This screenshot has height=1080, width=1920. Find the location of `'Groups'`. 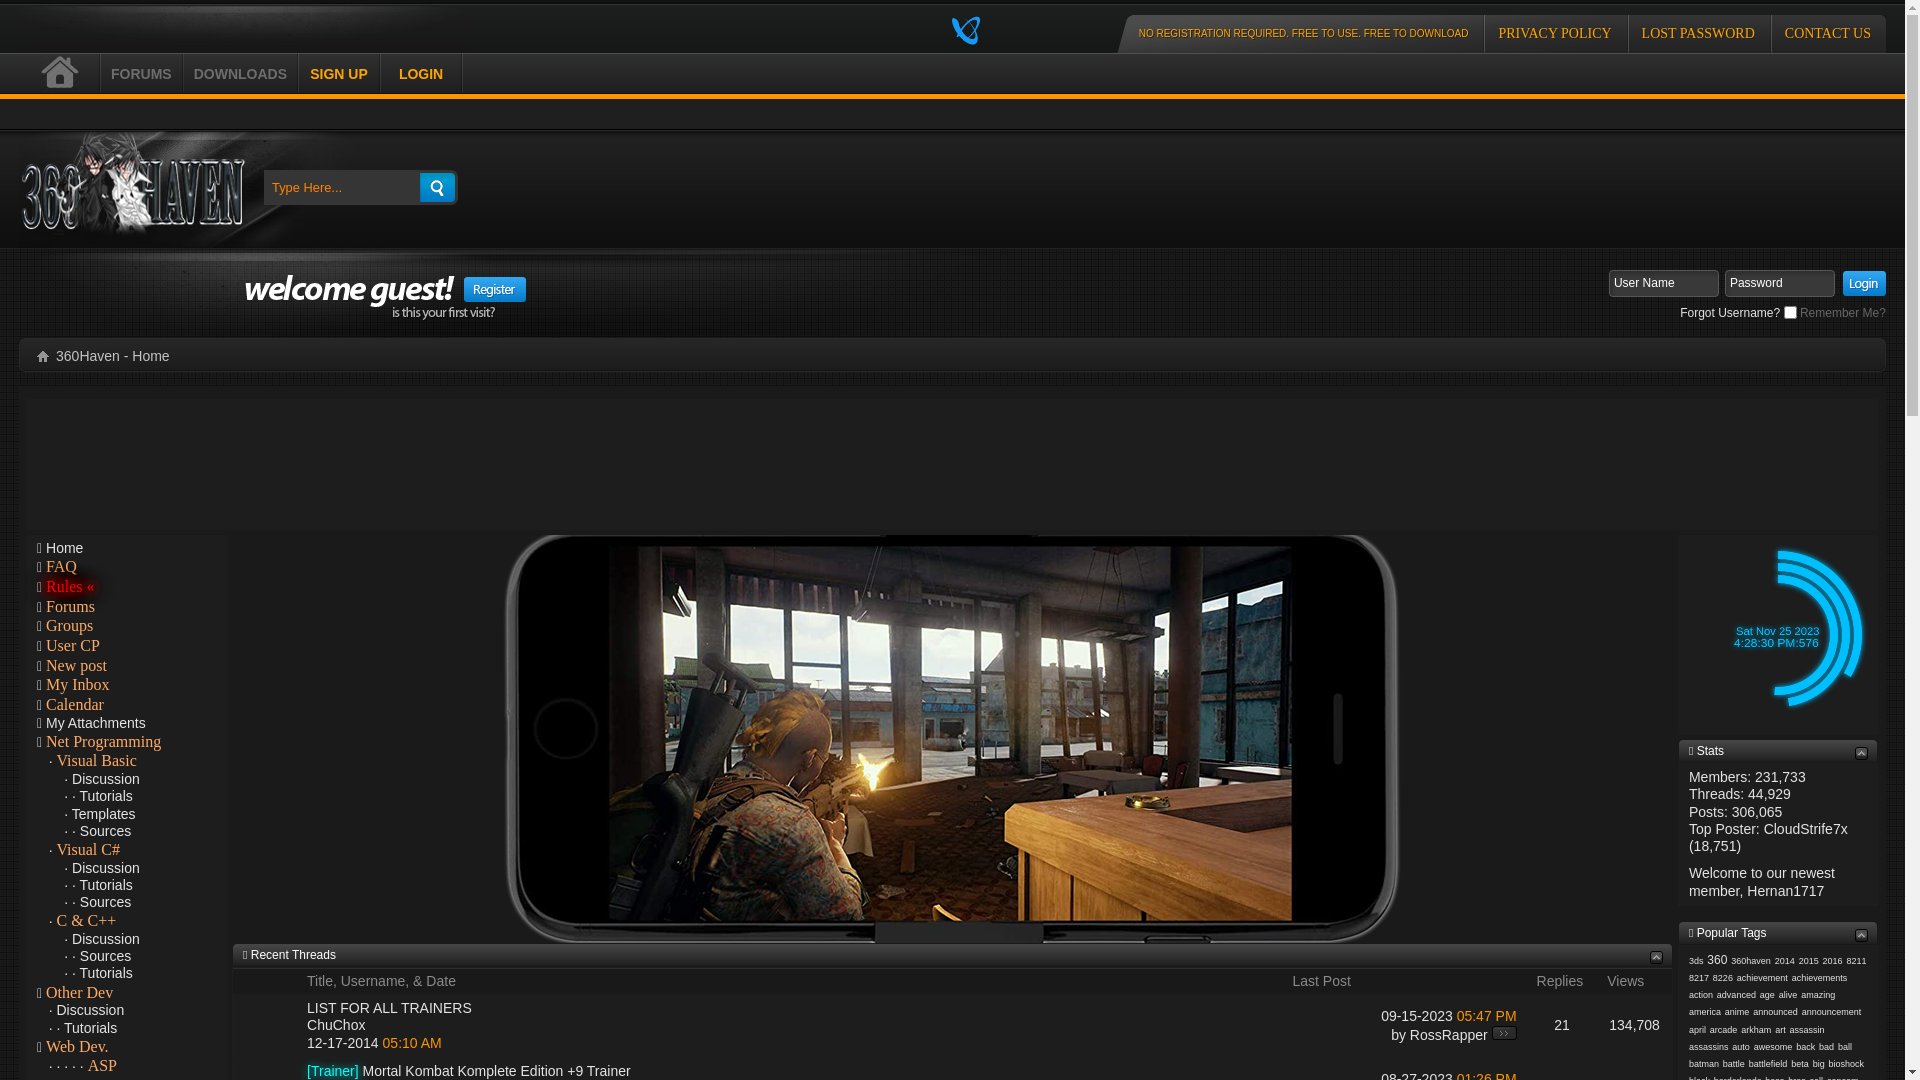

'Groups' is located at coordinates (69, 624).